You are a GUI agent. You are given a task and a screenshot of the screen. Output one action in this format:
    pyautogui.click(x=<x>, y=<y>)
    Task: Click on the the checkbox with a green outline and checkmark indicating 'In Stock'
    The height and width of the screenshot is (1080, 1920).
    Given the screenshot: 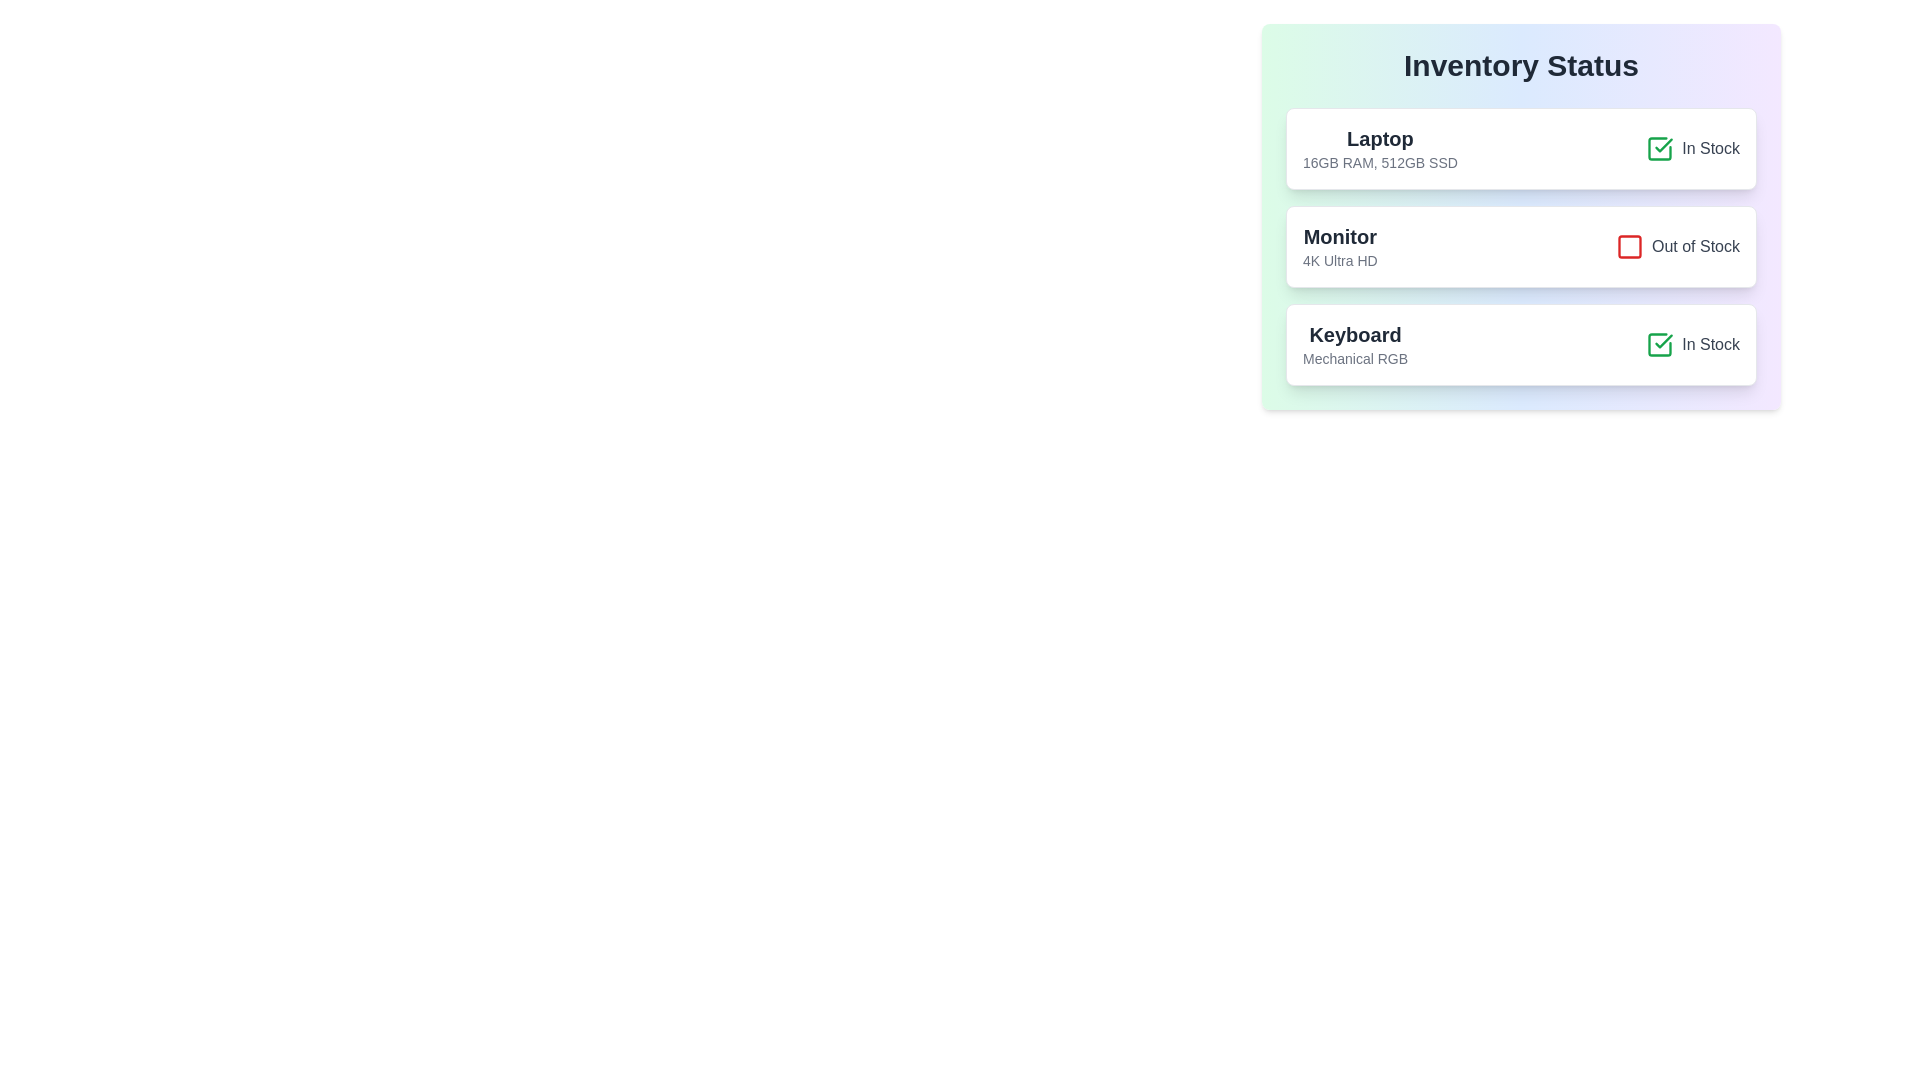 What is the action you would take?
    pyautogui.click(x=1692, y=343)
    